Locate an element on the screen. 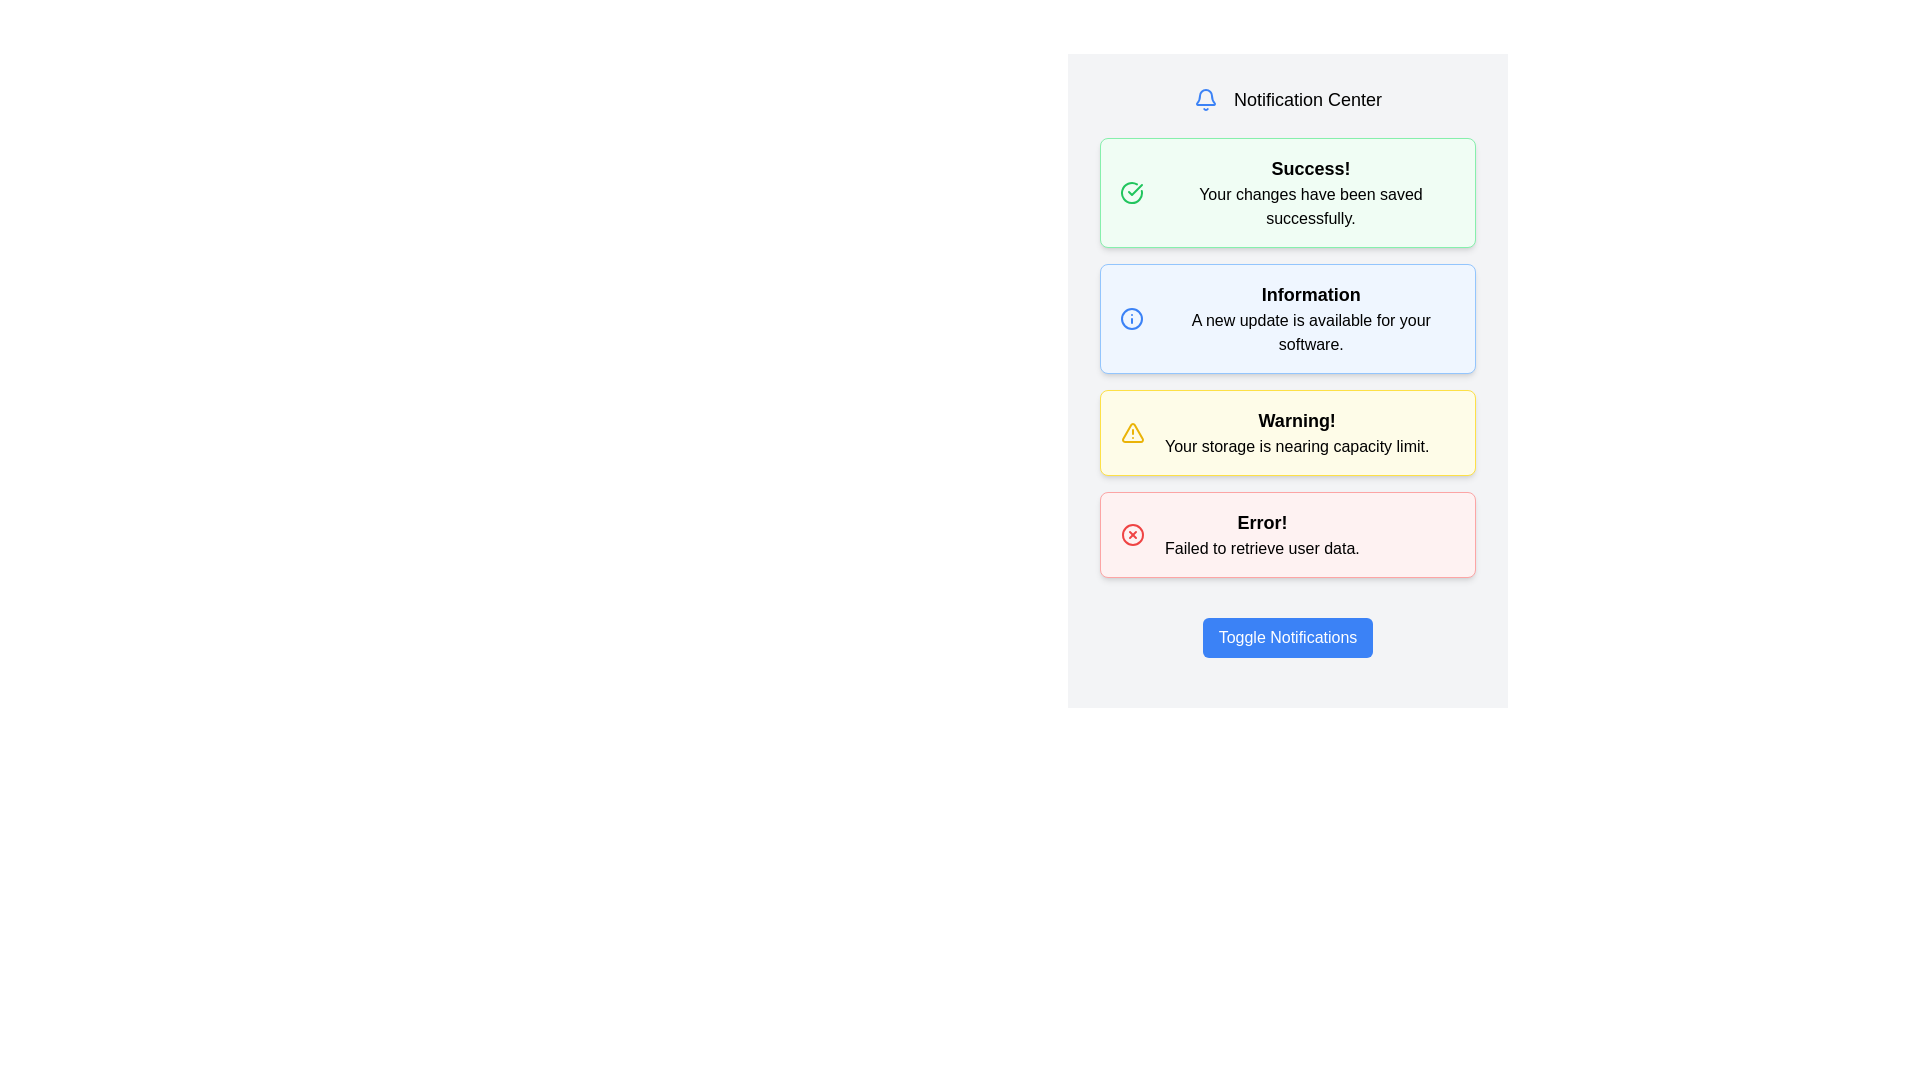 The width and height of the screenshot is (1920, 1080). notification text block displaying 'Information' with the message 'A new update is available for your software.' is located at coordinates (1311, 318).